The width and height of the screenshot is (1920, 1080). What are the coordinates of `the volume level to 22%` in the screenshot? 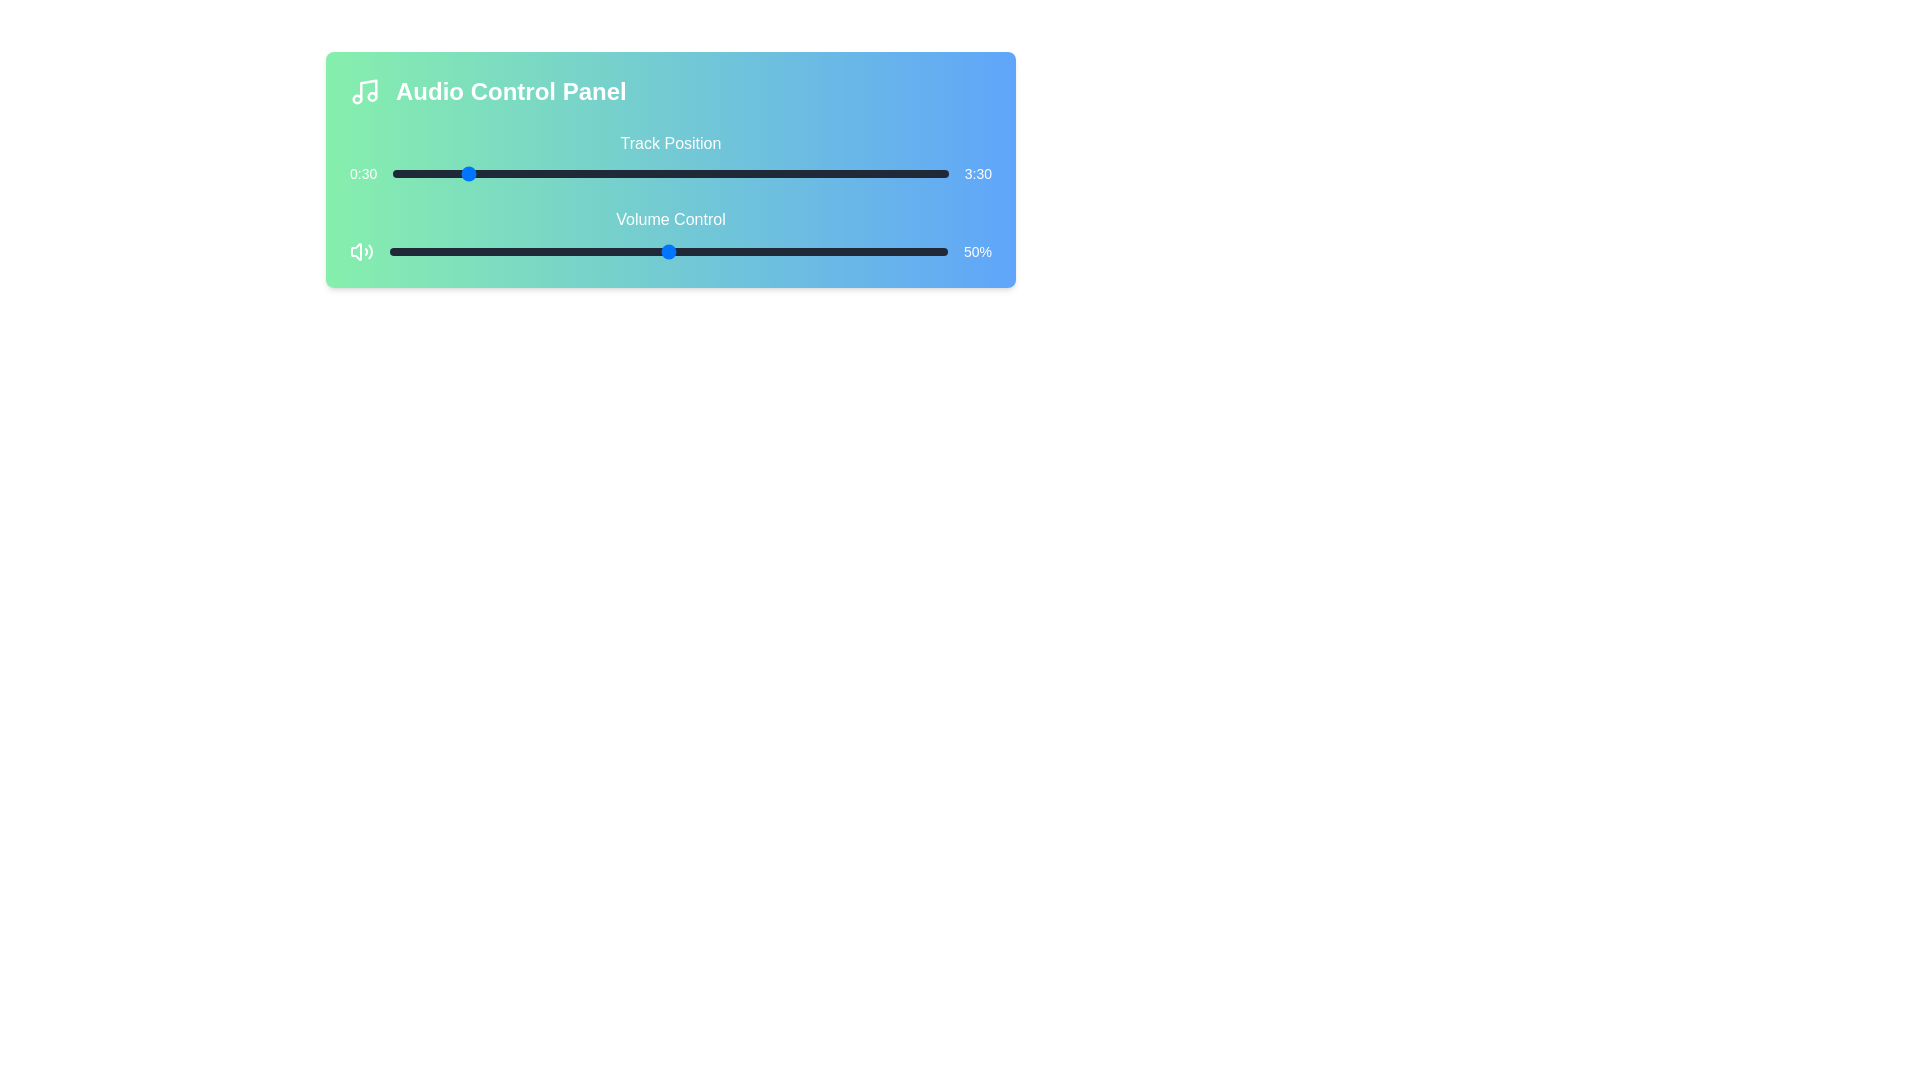 It's located at (512, 250).